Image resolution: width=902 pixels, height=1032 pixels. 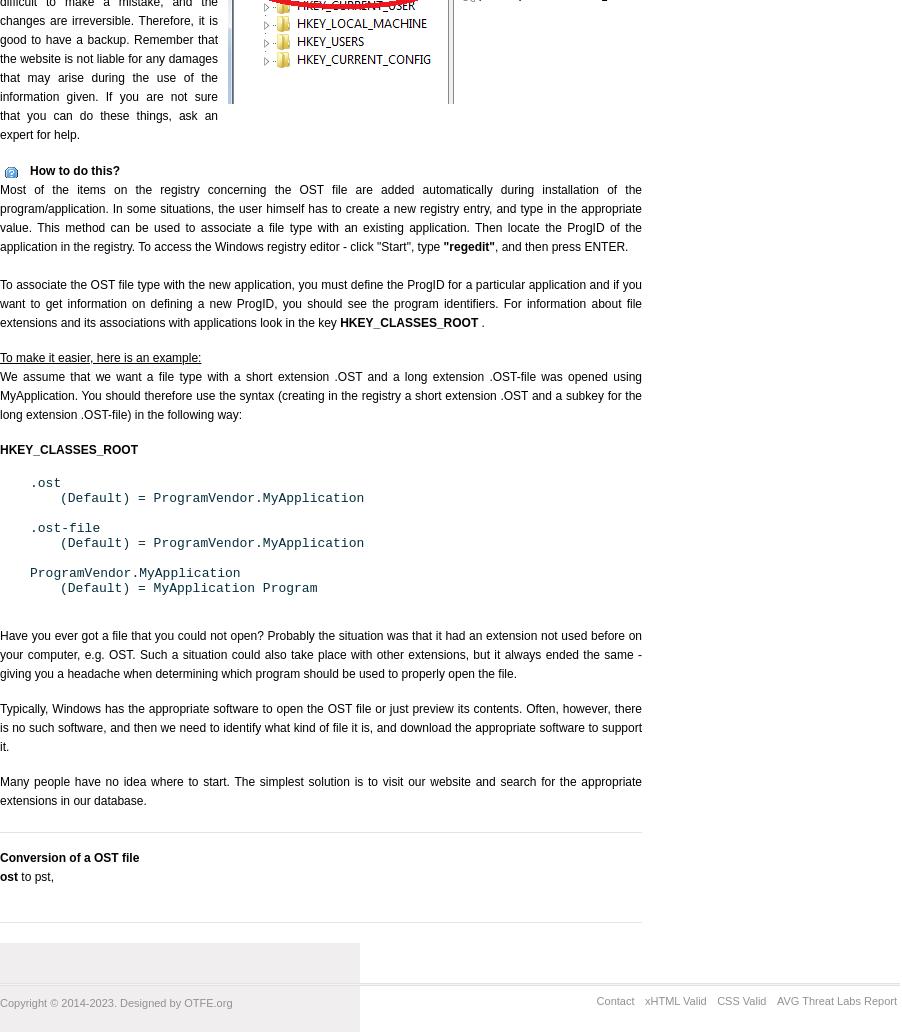 What do you see at coordinates (320, 791) in the screenshot?
I see `'Many people have no idea where to start. The simplest solution is to visit our website and search for the appropriate extensions in our database.'` at bounding box center [320, 791].